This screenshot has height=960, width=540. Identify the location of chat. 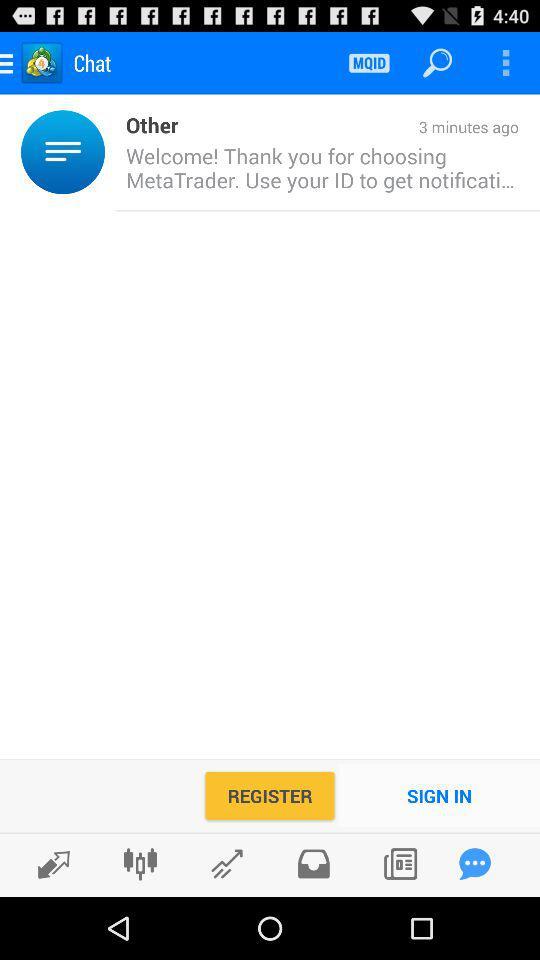
(474, 863).